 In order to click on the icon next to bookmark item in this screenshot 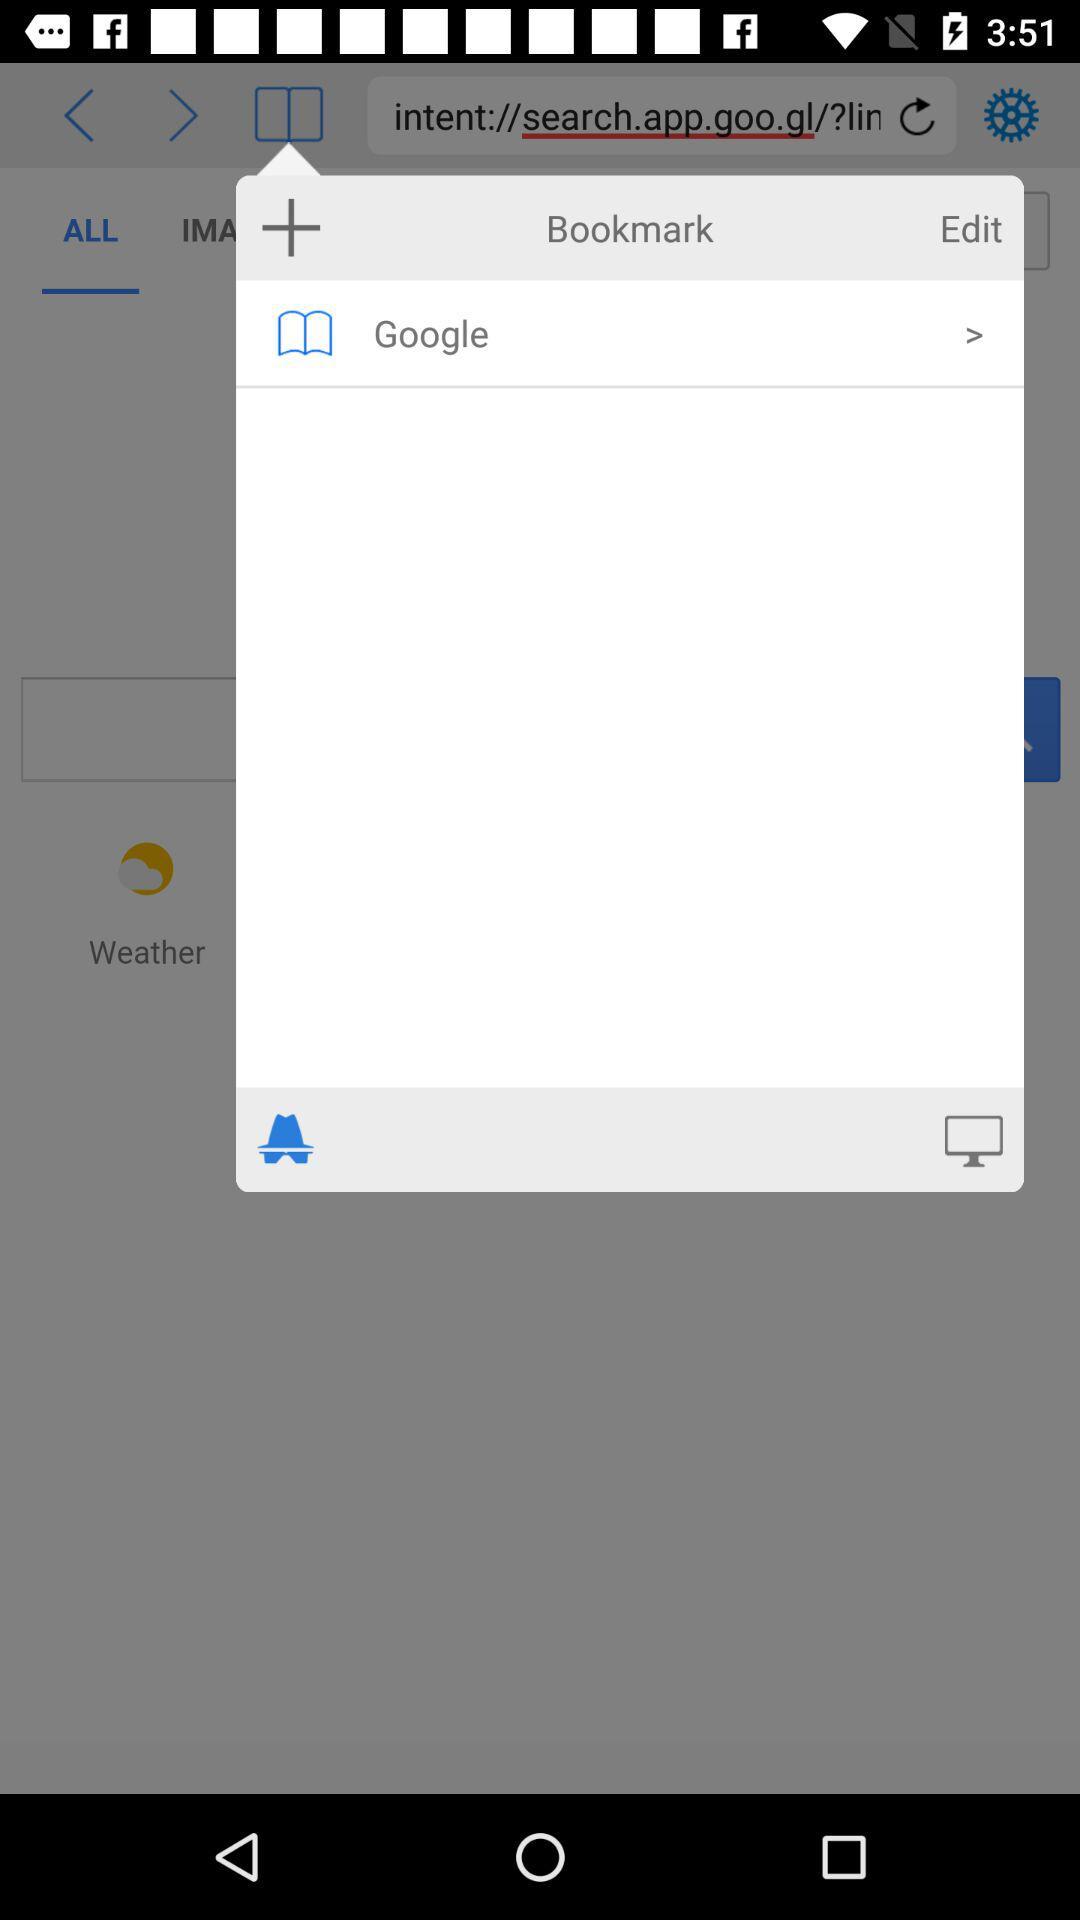, I will do `click(970, 228)`.